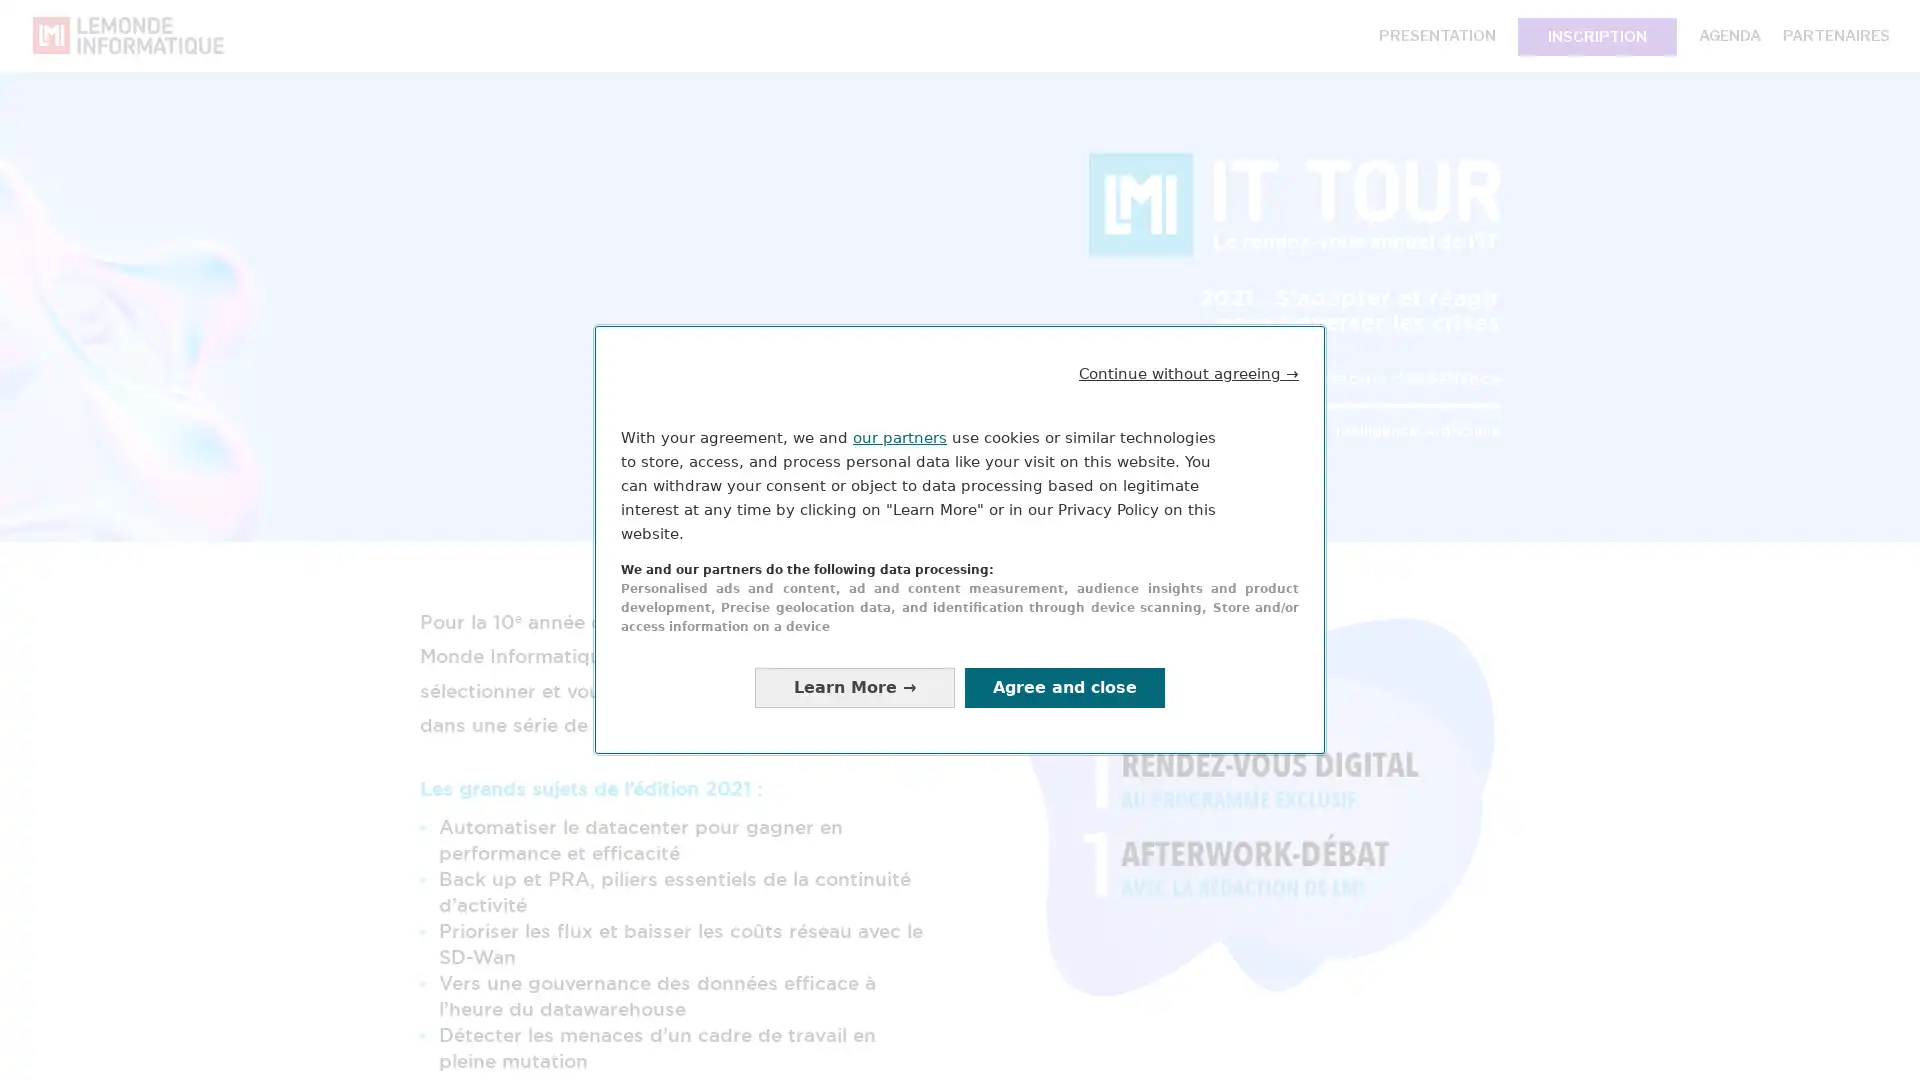 The width and height of the screenshot is (1920, 1080). Describe the element at coordinates (1189, 373) in the screenshot. I see `Continue without agreeing` at that location.